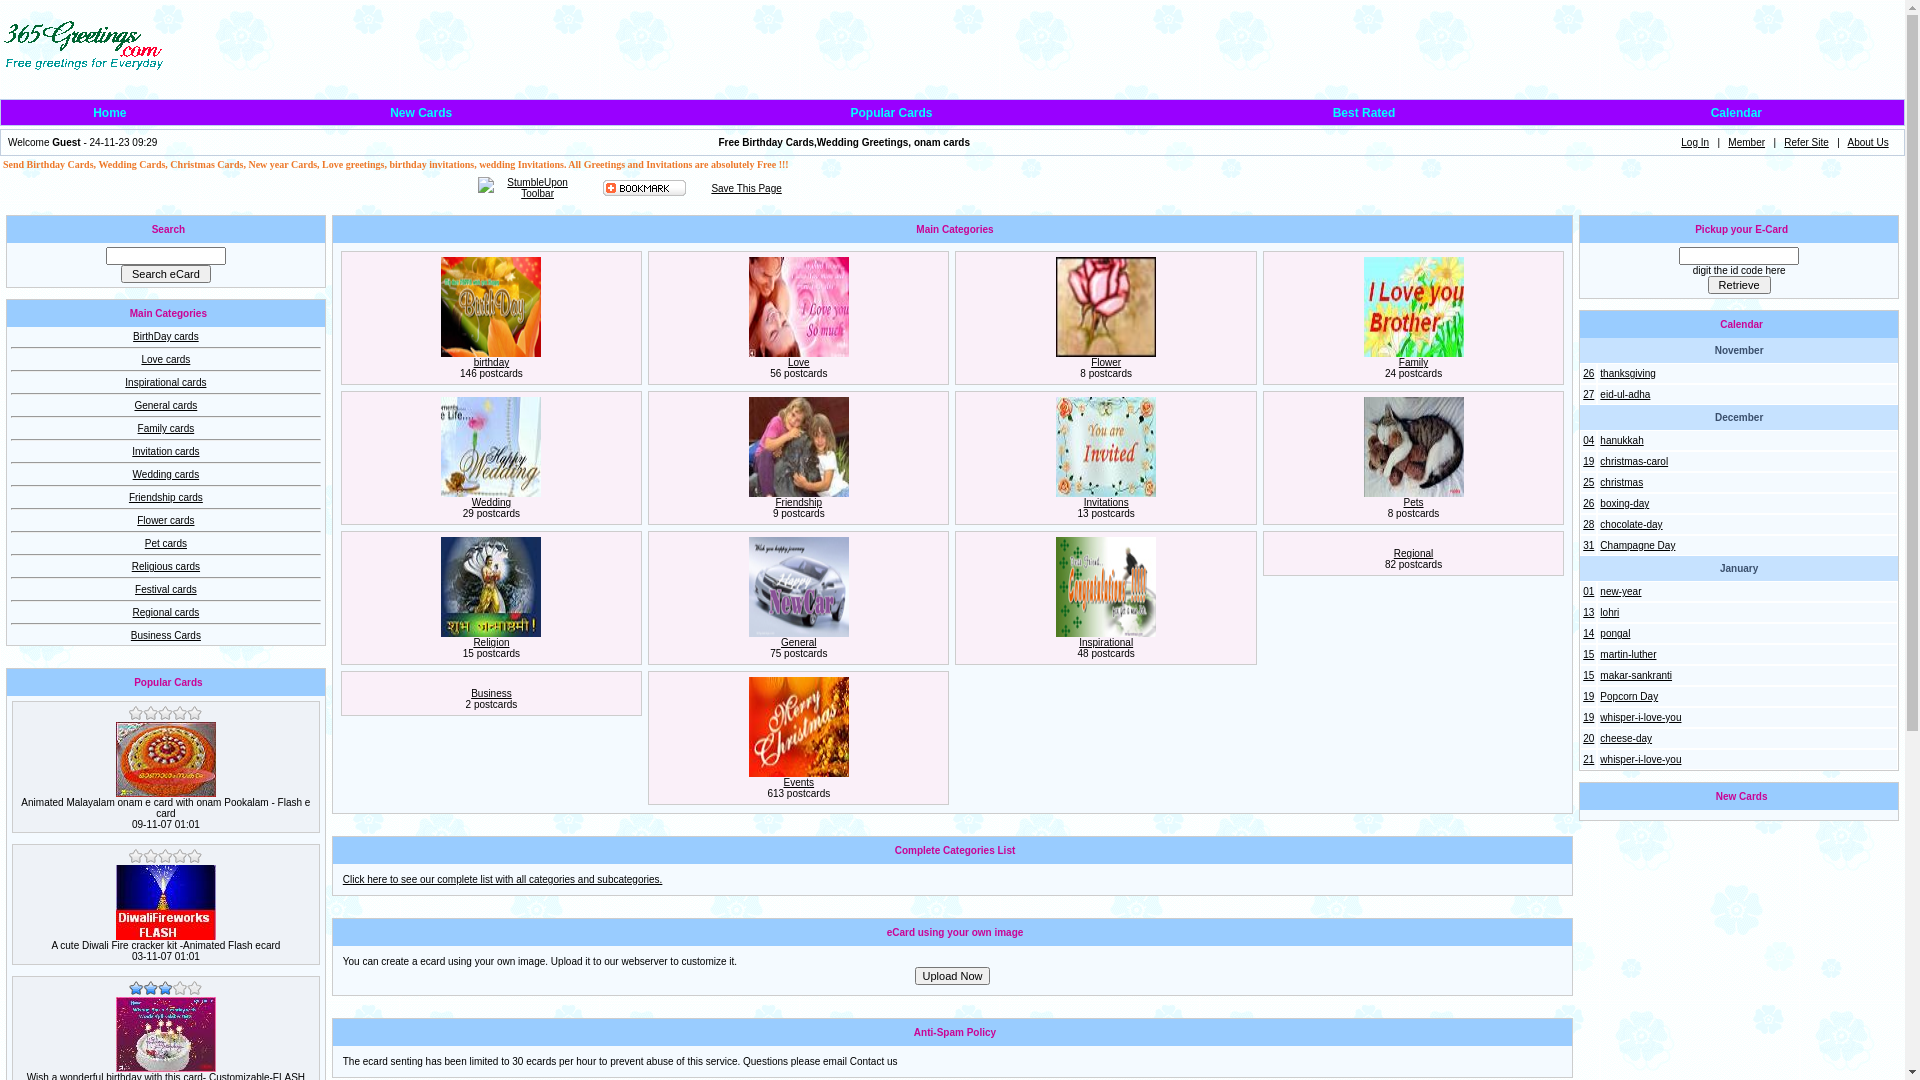 Image resolution: width=1920 pixels, height=1080 pixels. Describe the element at coordinates (1627, 373) in the screenshot. I see `'thanksgiving'` at that location.